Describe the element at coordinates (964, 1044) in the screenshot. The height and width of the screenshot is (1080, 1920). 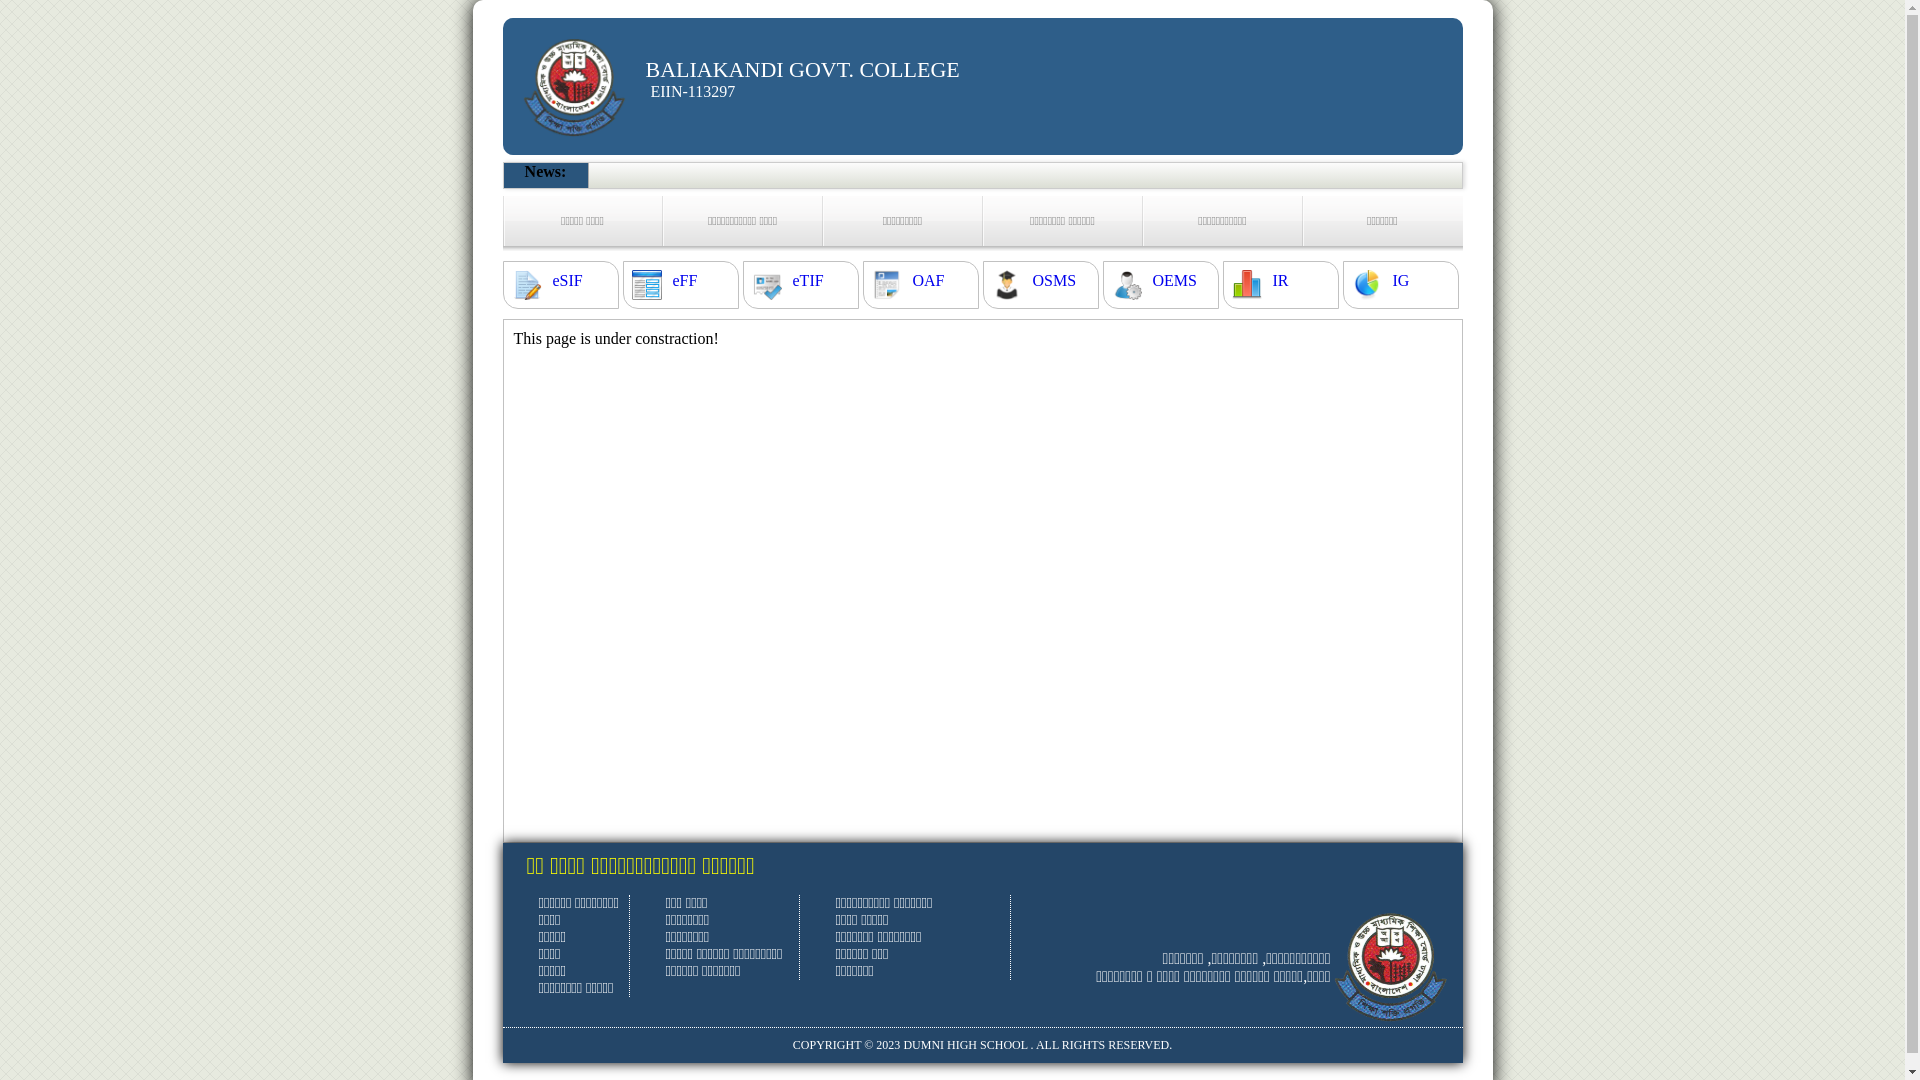
I see `'DUMNI HIGH SCHOOL'` at that location.